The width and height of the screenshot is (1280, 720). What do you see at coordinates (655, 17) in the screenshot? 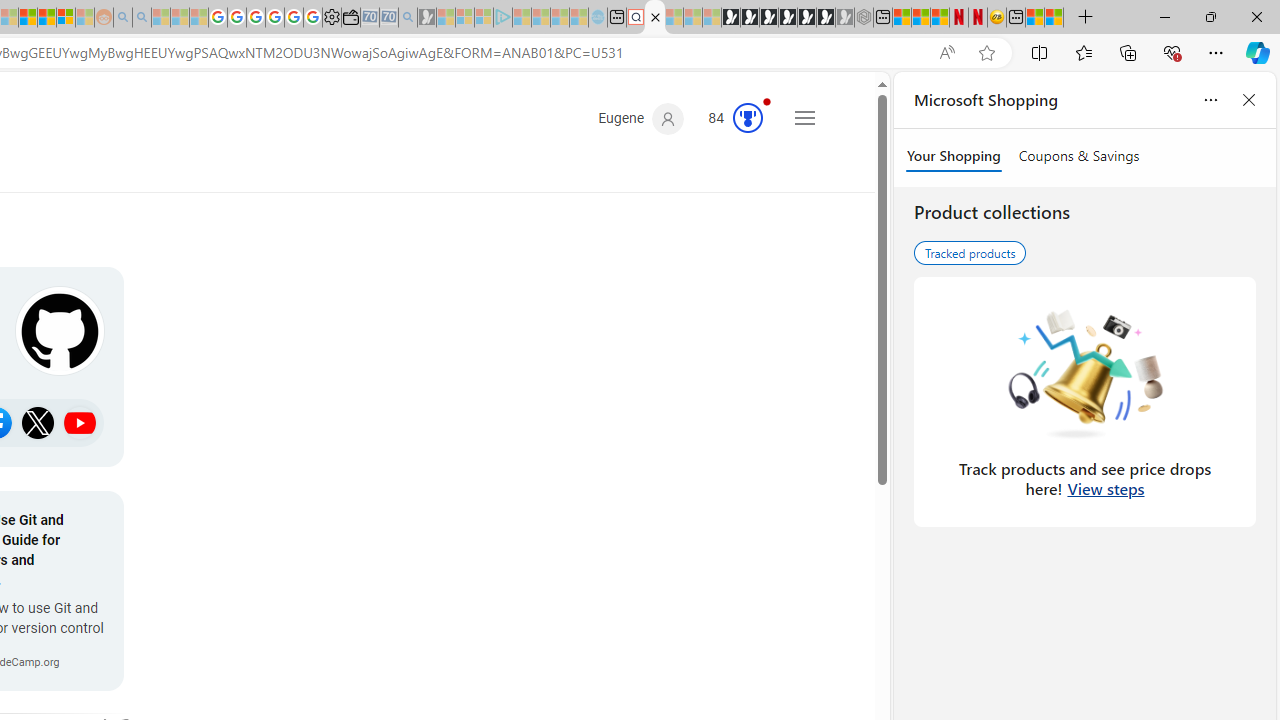
I see `'github - Search'` at bounding box center [655, 17].